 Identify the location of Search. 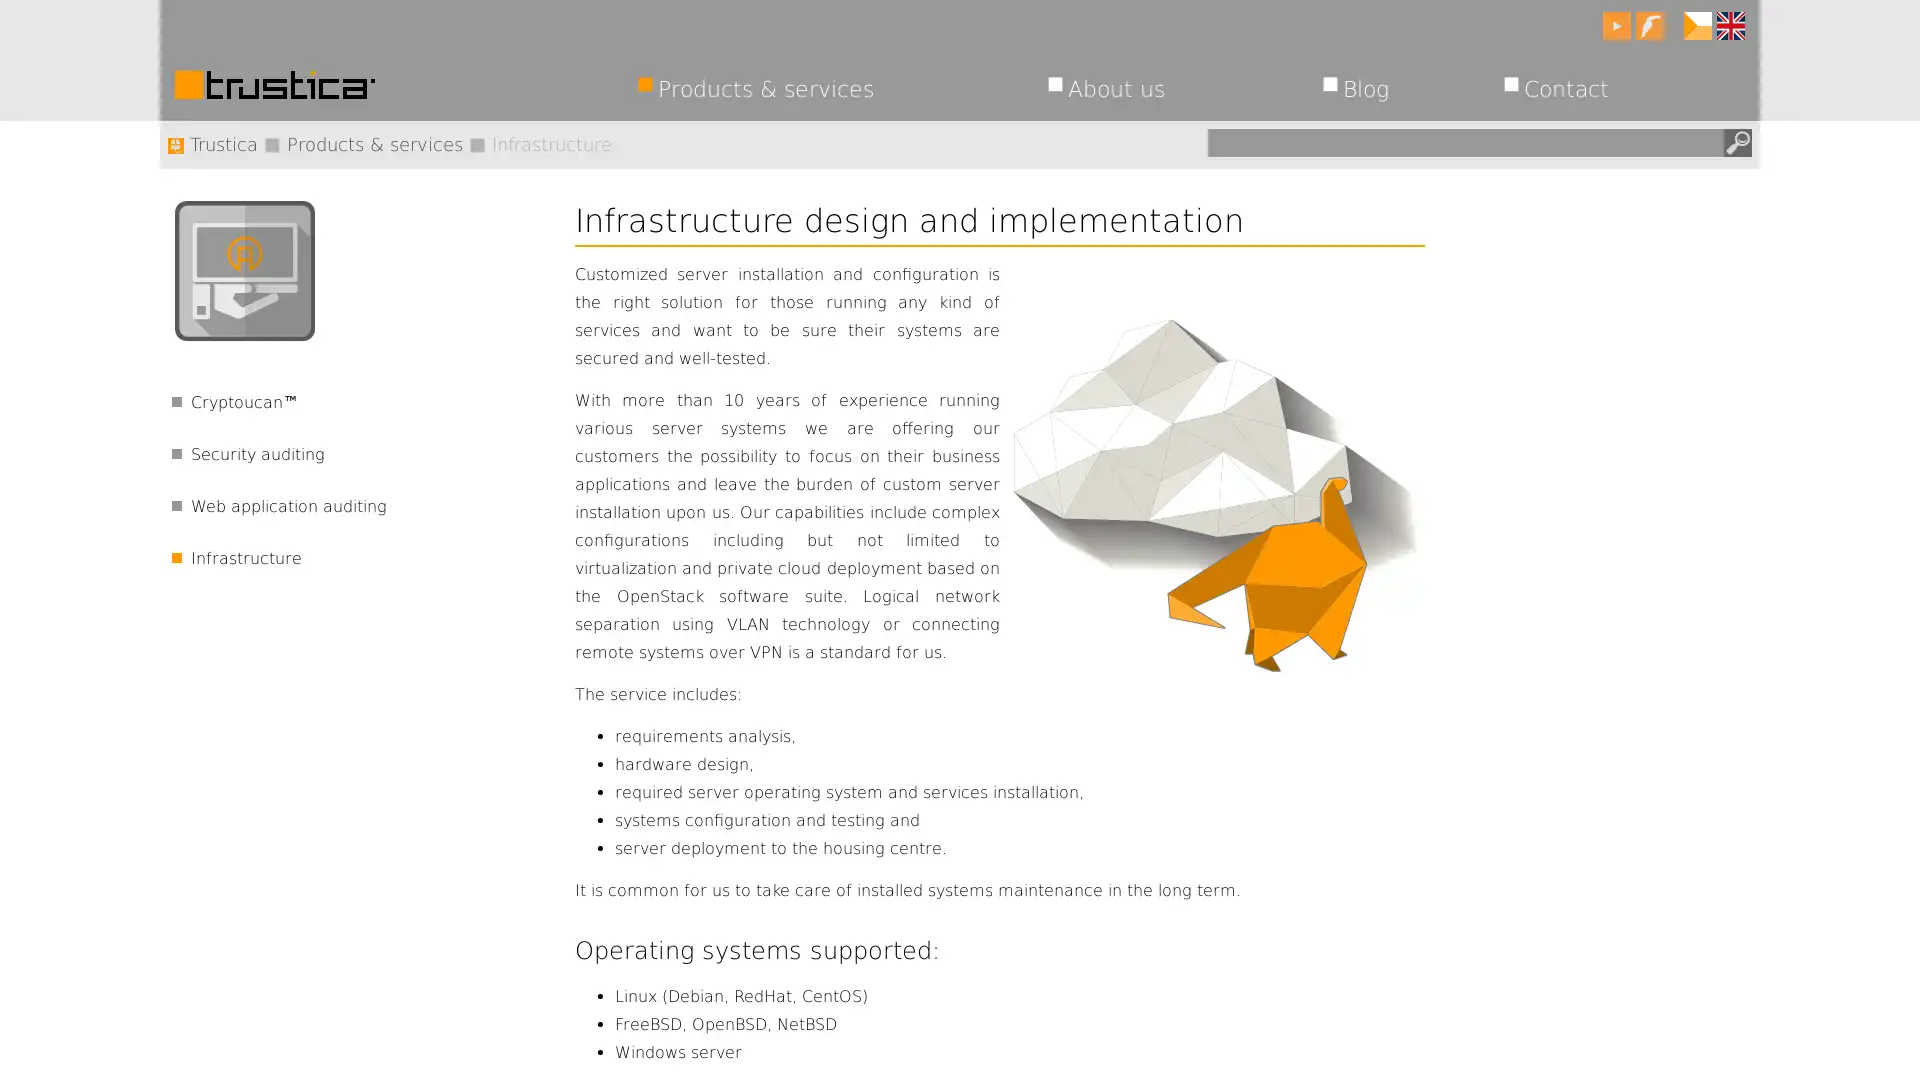
(1736, 141).